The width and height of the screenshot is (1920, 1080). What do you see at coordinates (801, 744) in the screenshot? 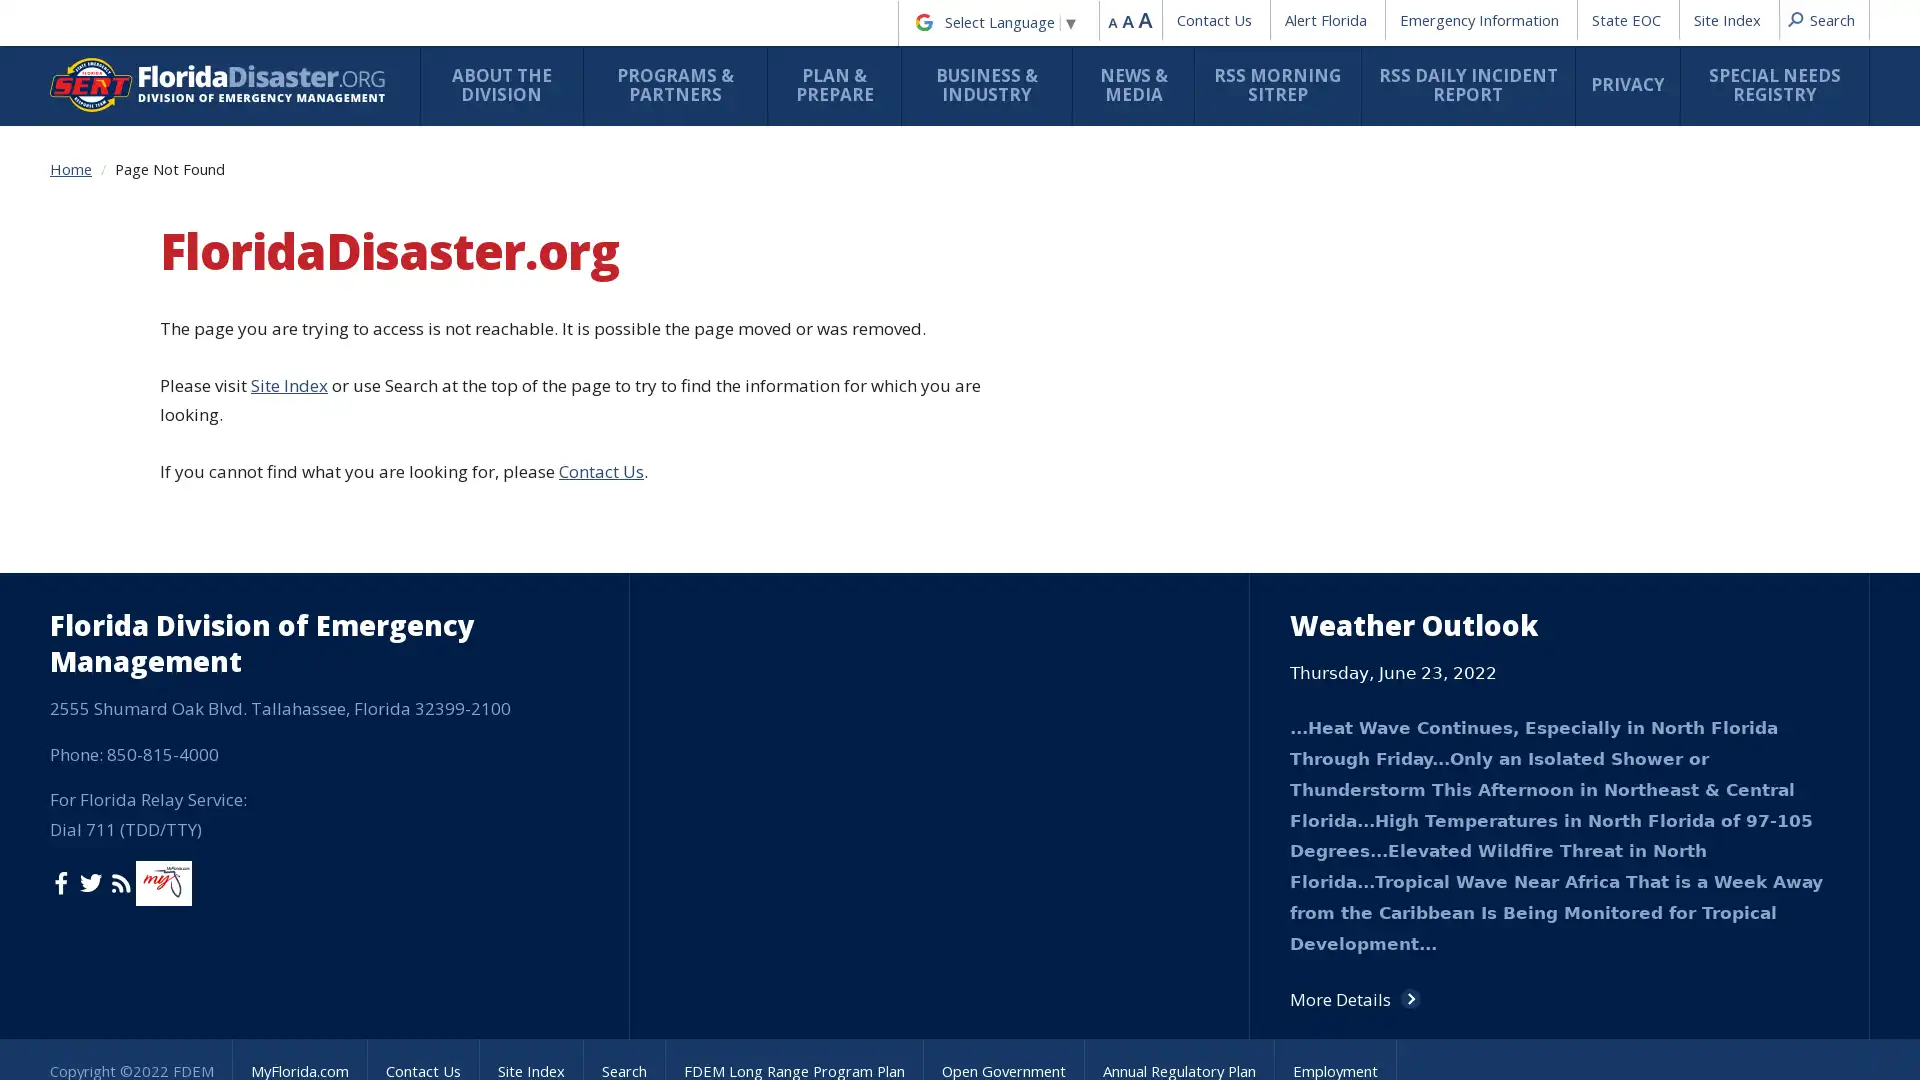
I see `Toggle More` at bounding box center [801, 744].